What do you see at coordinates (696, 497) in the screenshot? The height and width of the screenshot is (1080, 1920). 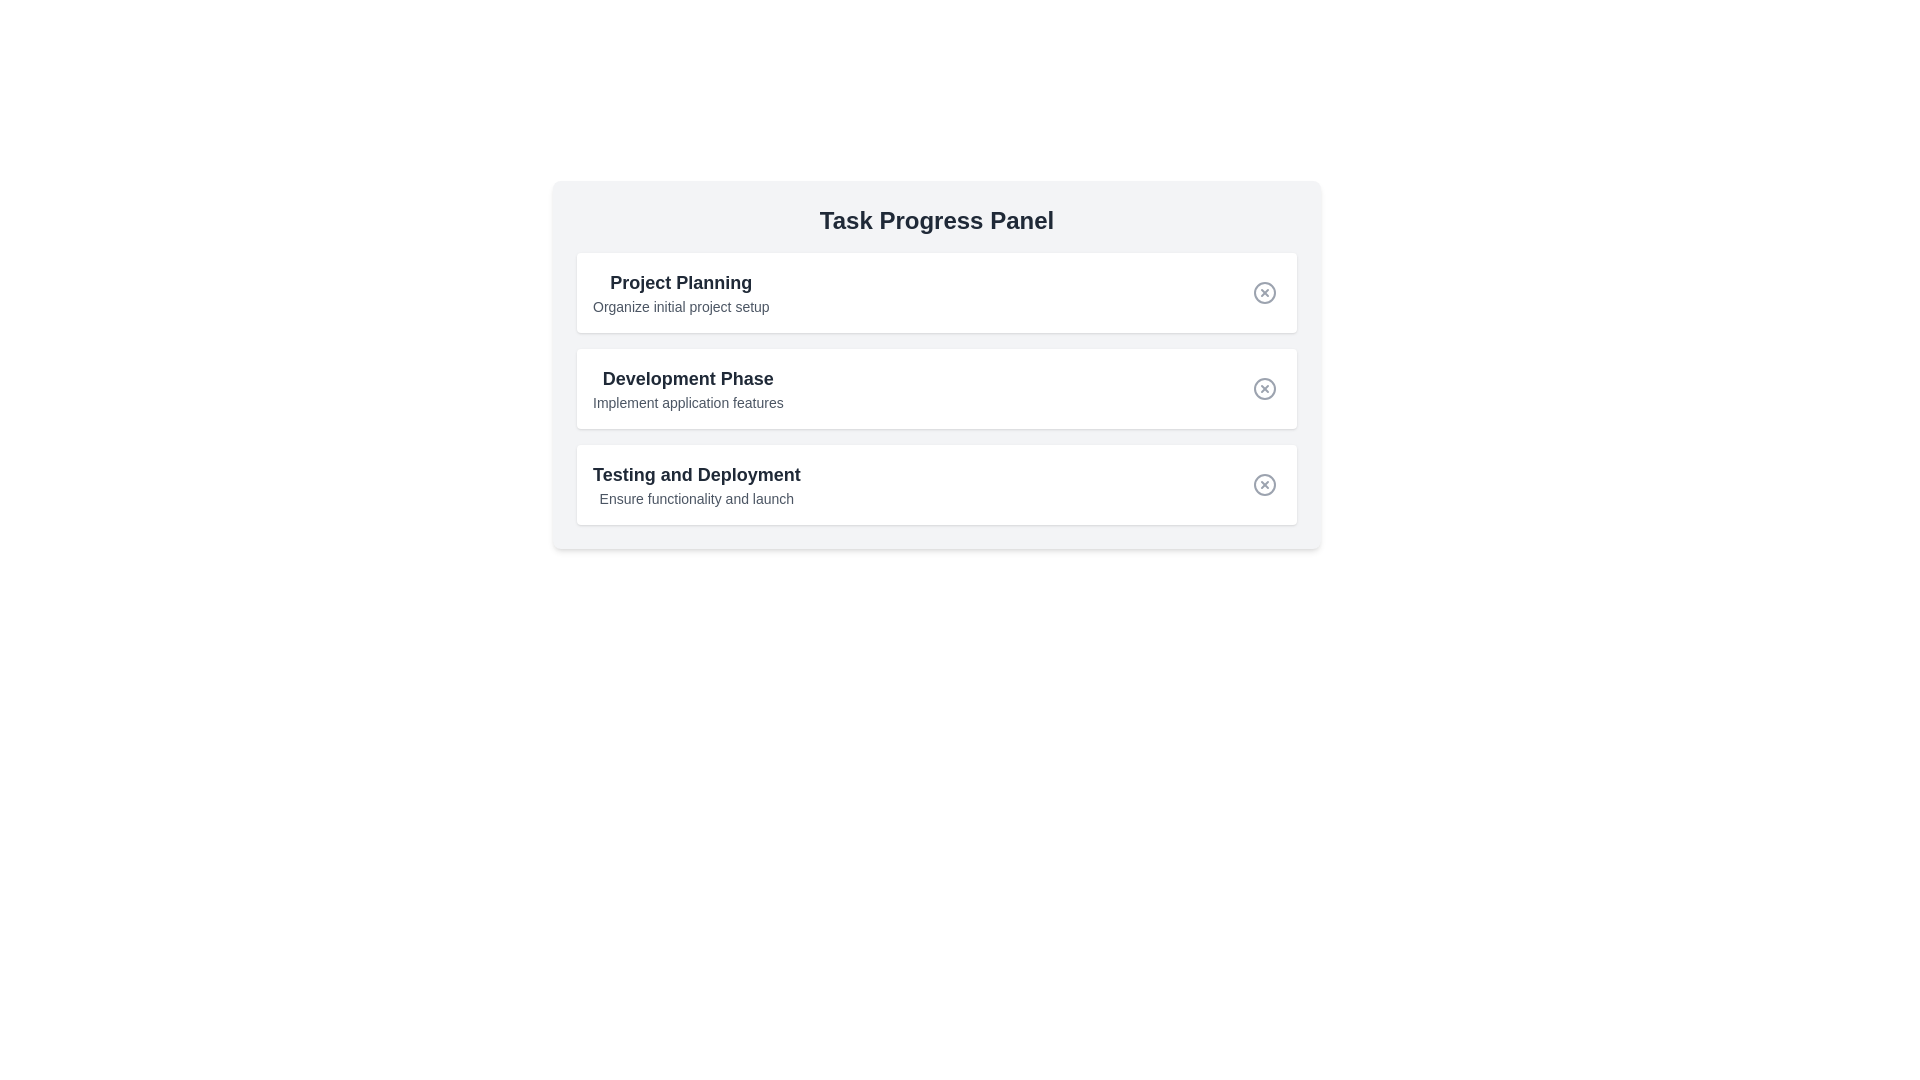 I see `supplementary descriptive text located in the 'Task Progress Panel' below the heading 'Testing and Deployment'` at bounding box center [696, 497].